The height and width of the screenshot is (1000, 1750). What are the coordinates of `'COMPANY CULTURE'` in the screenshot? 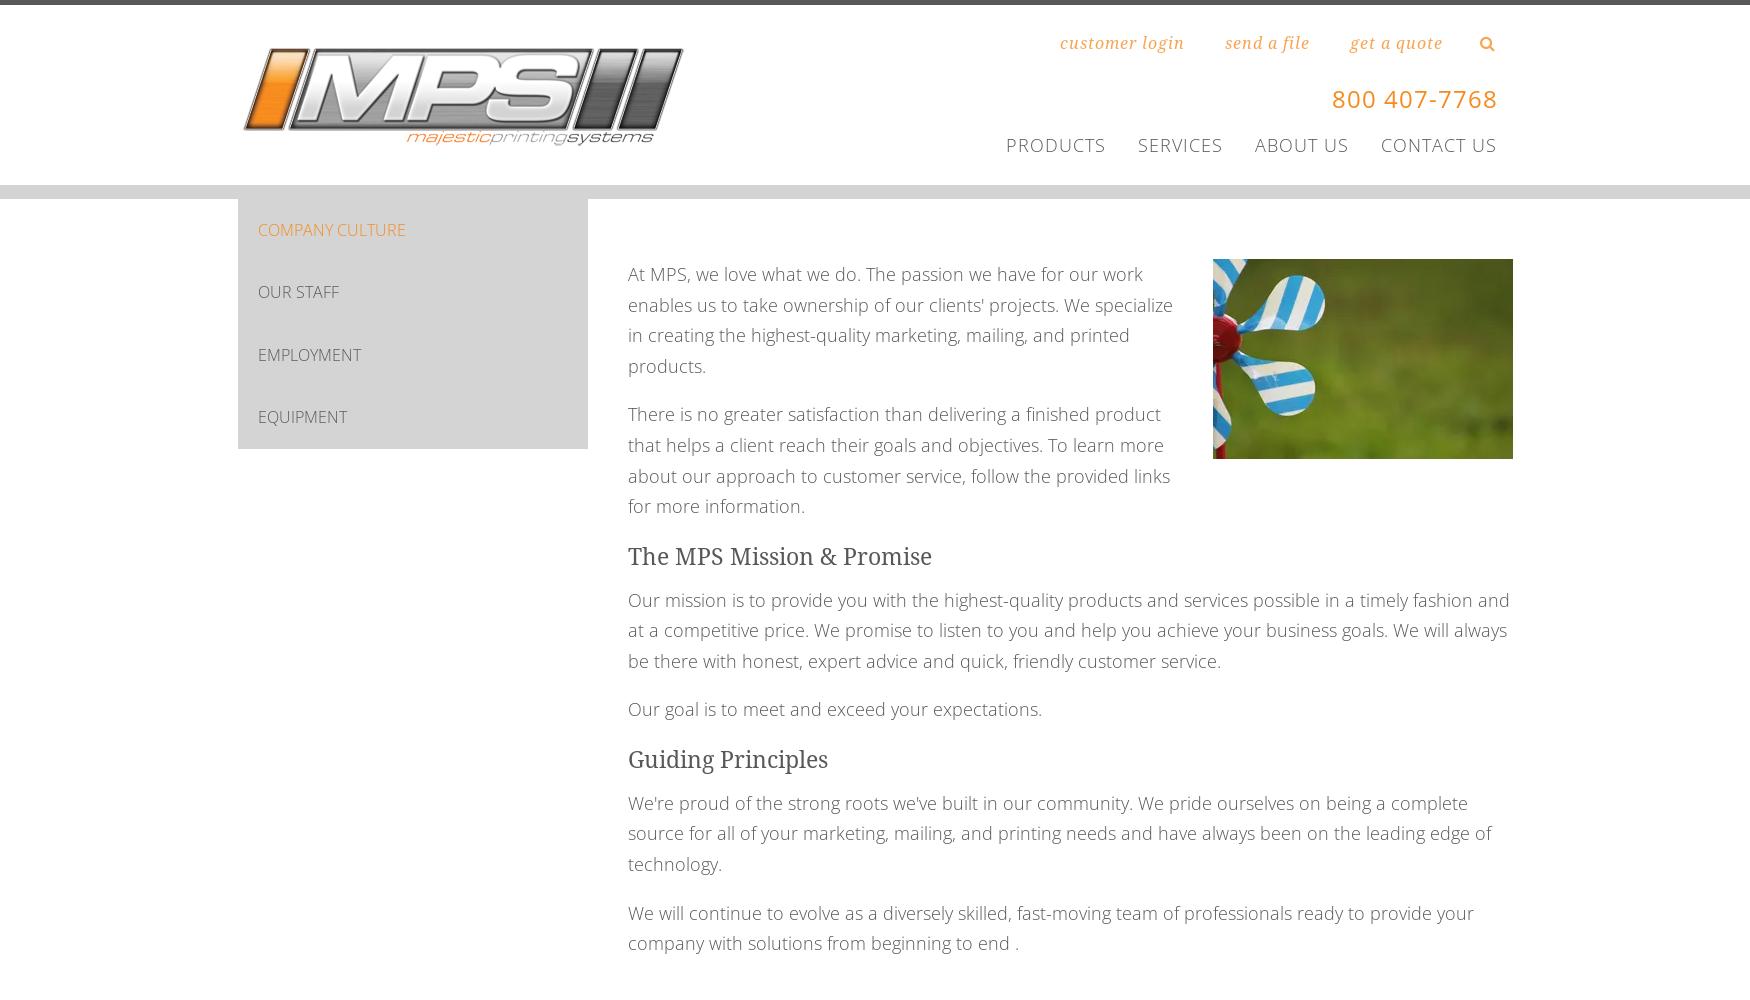 It's located at (330, 229).